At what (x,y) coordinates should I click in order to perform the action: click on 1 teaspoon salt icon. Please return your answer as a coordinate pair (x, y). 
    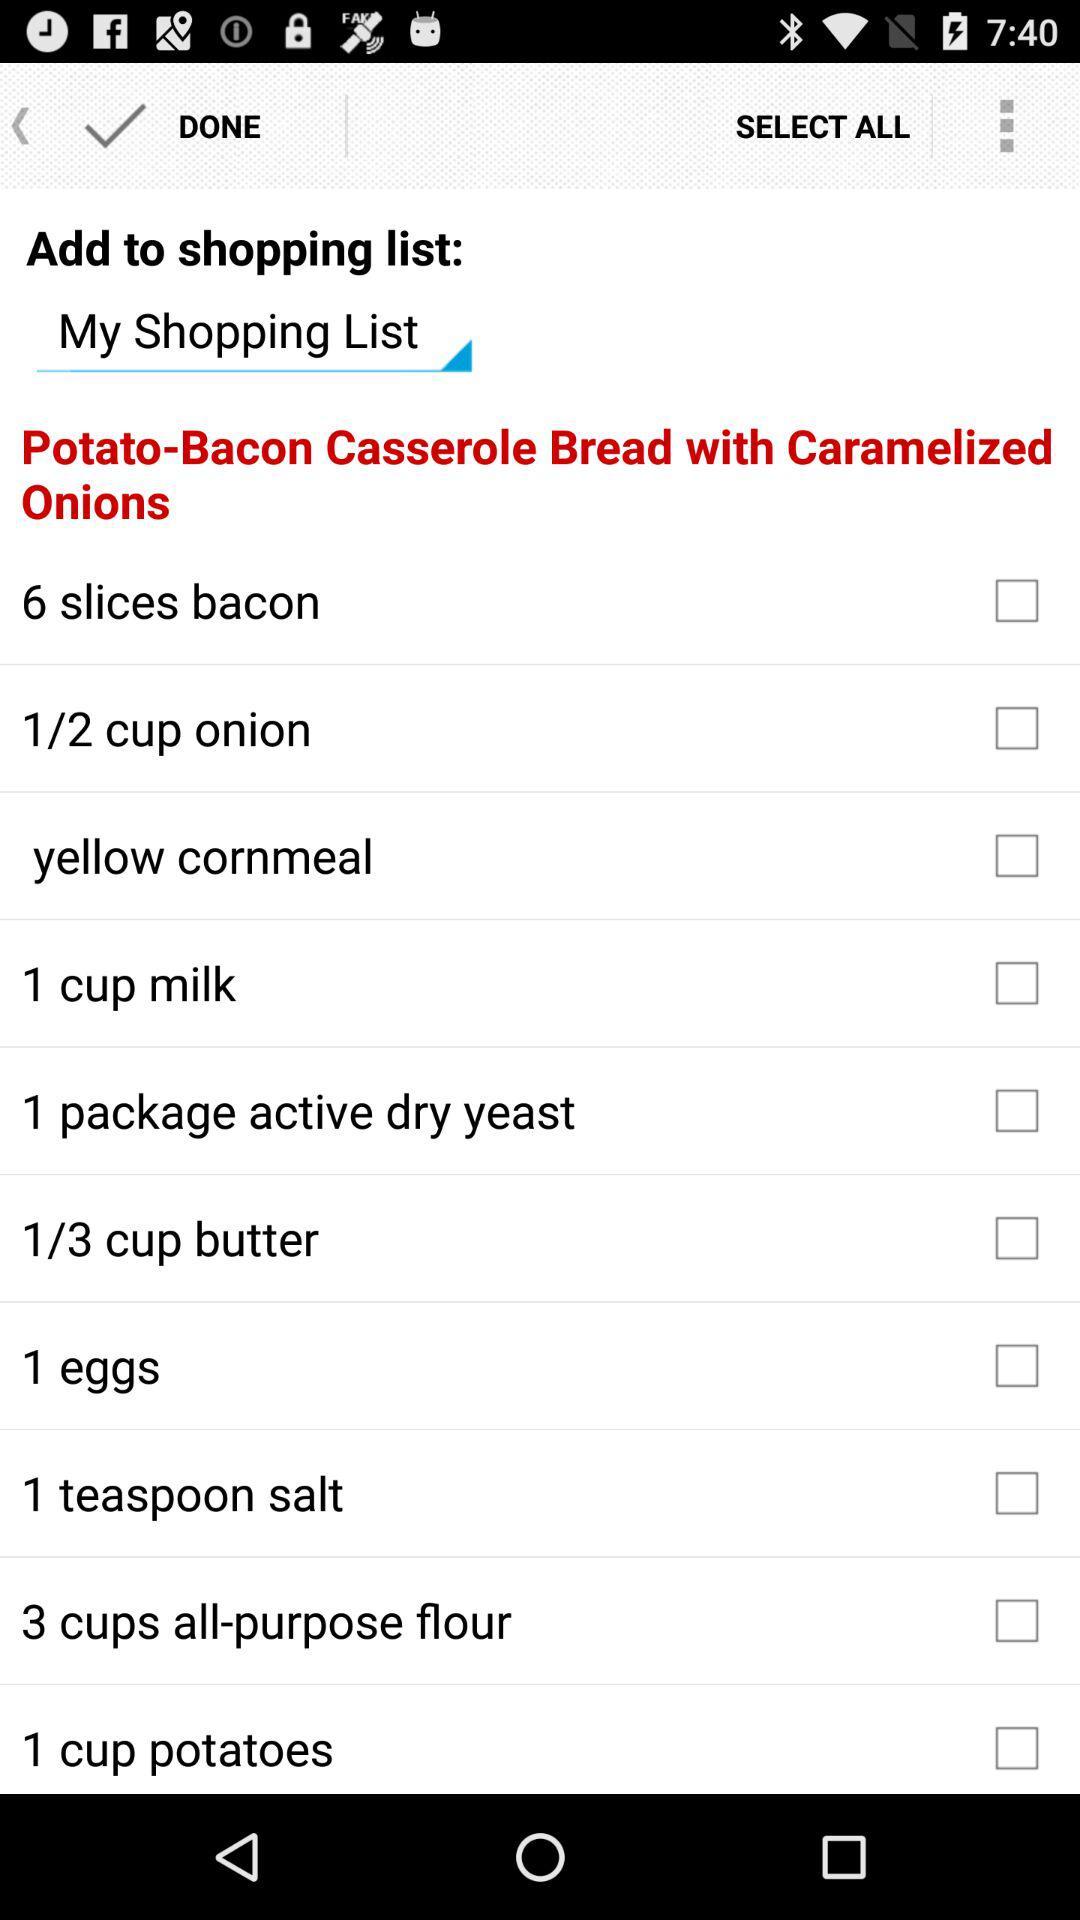
    Looking at the image, I should click on (540, 1493).